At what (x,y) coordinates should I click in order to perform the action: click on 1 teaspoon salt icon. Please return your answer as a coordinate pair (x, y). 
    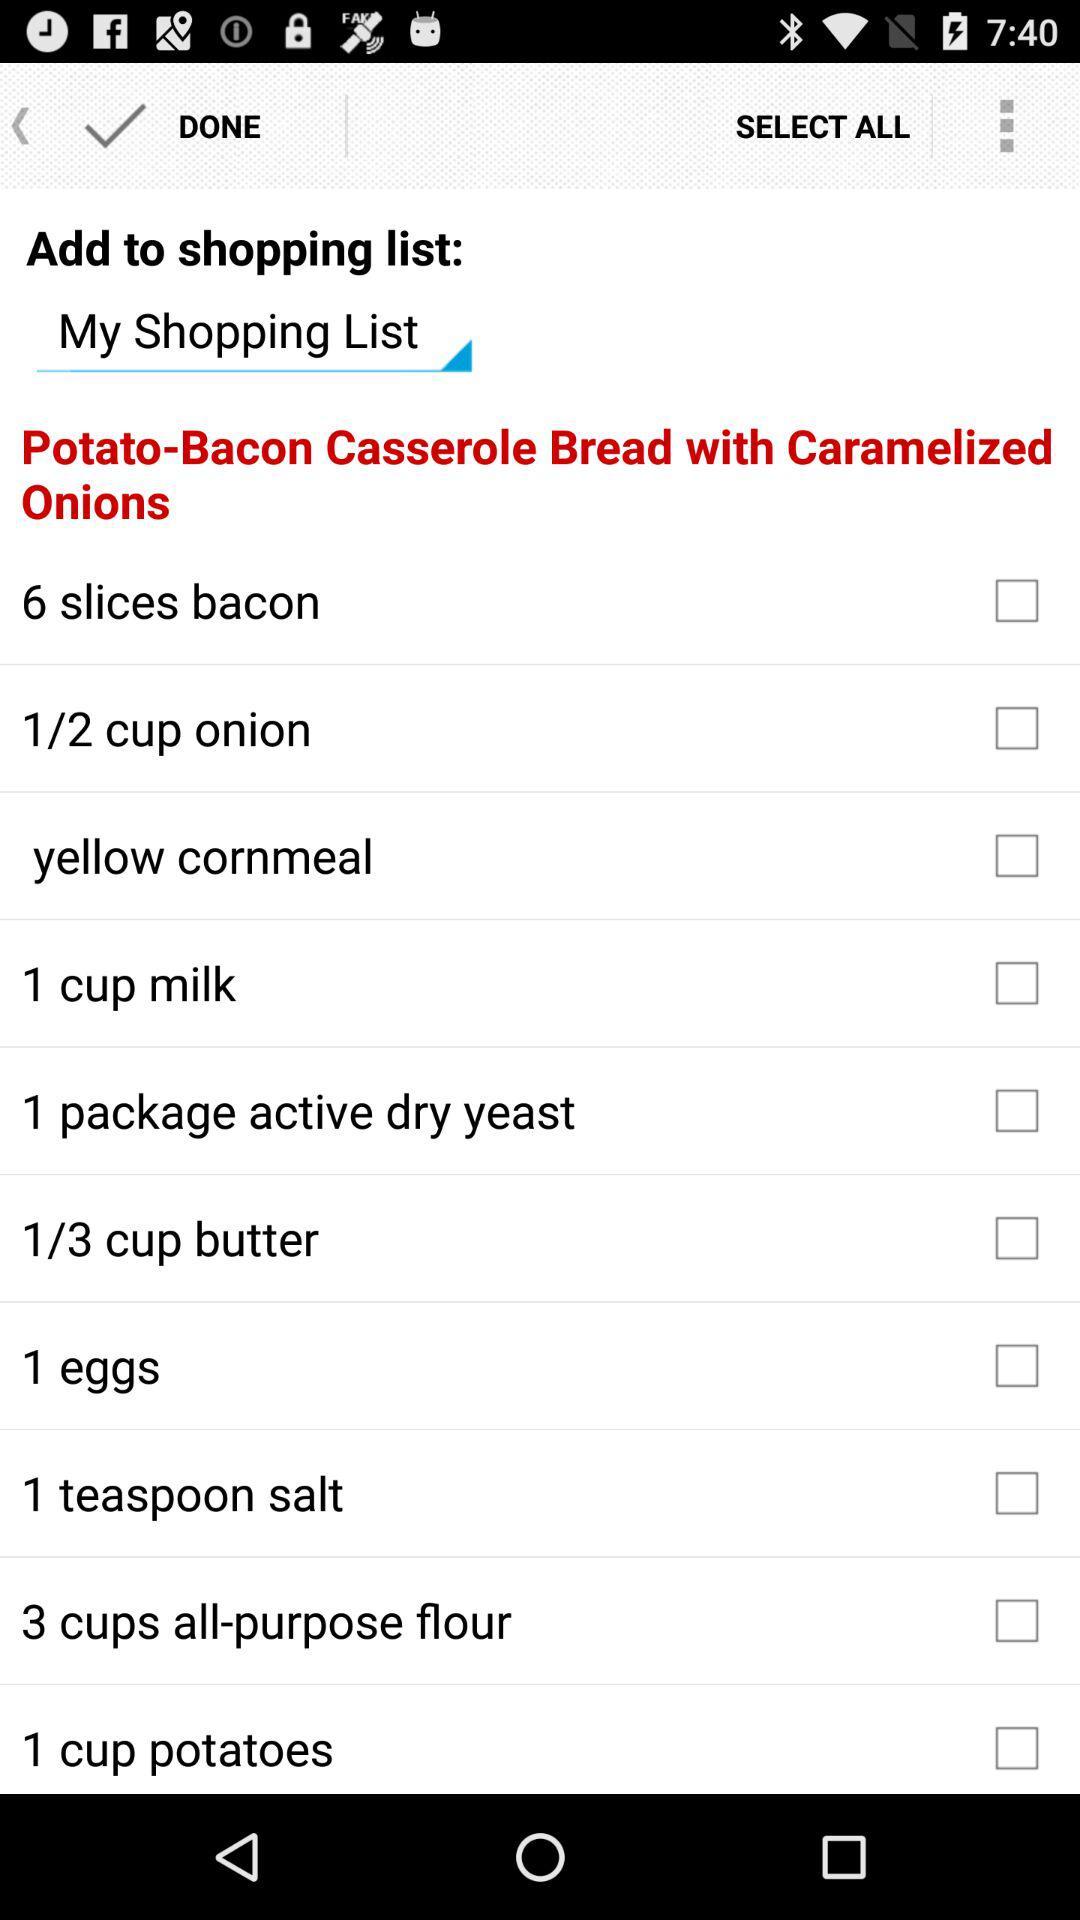
    Looking at the image, I should click on (540, 1493).